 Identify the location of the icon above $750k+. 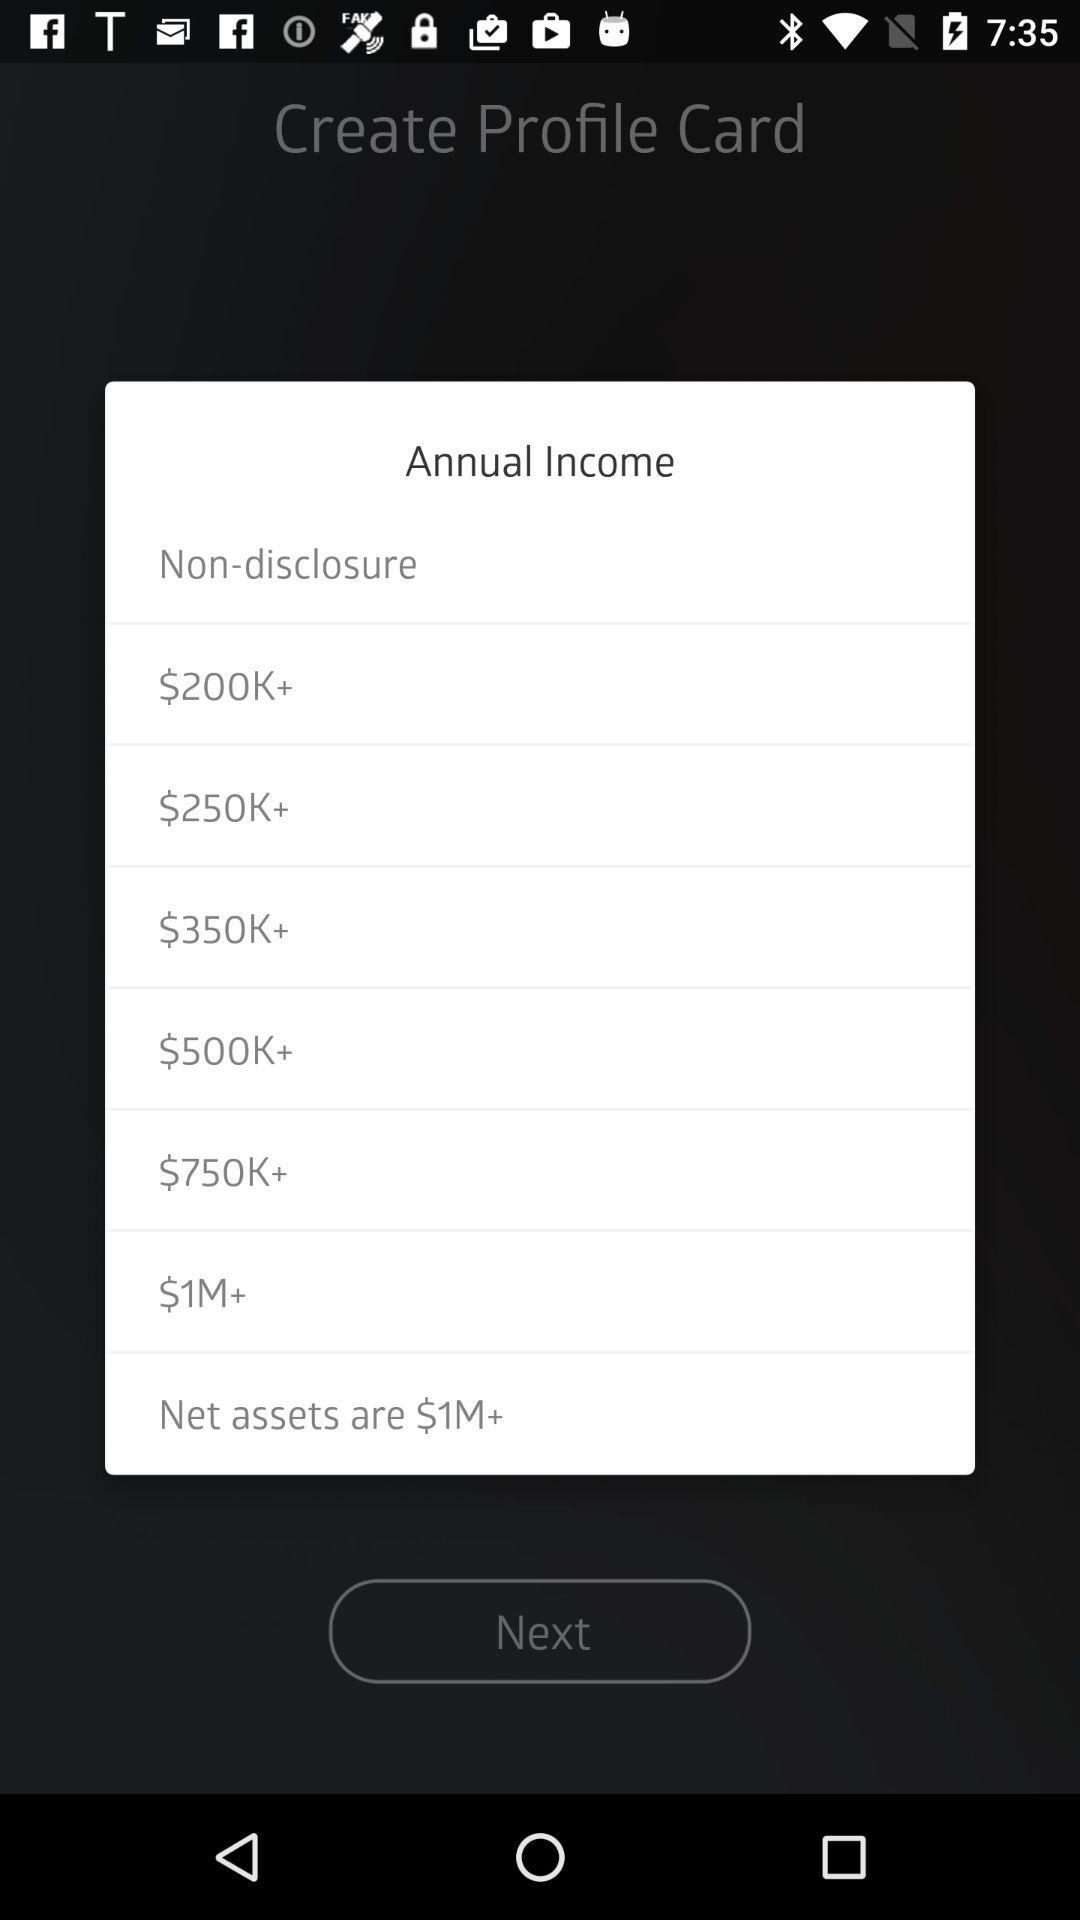
(540, 1047).